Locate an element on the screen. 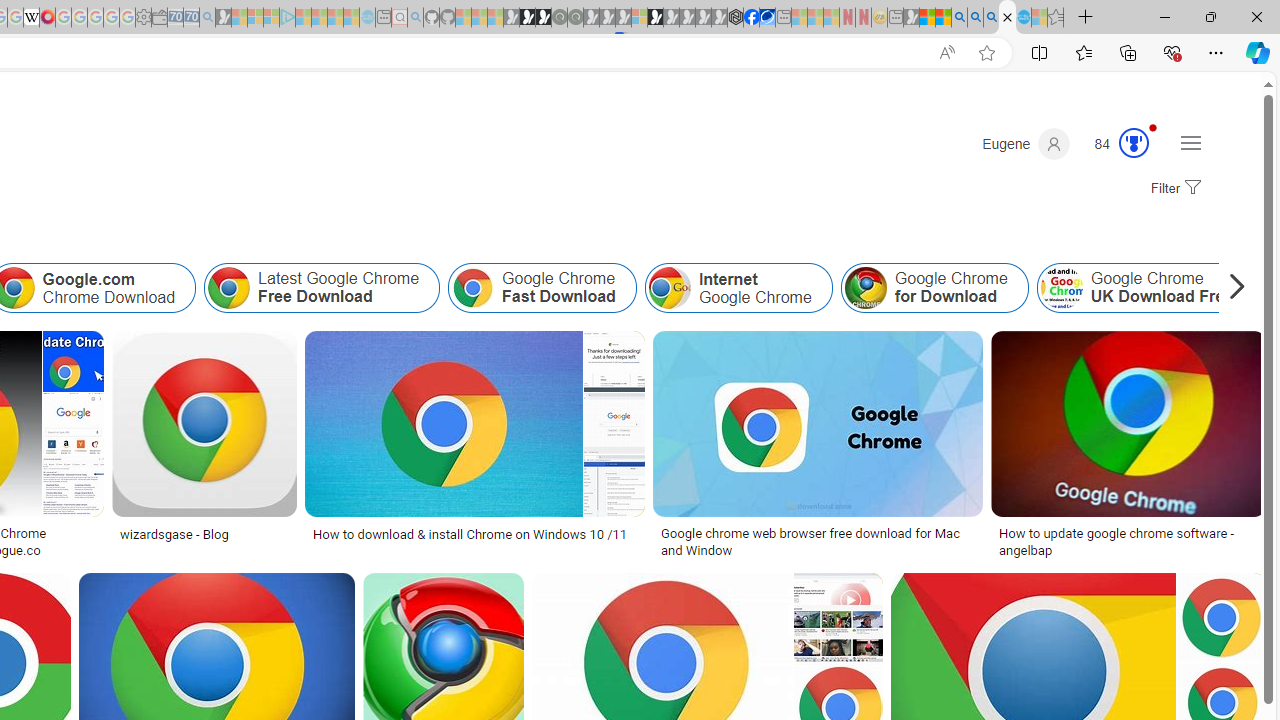 Image resolution: width=1280 pixels, height=720 pixels. 'Google Chrome for Download' is located at coordinates (933, 288).